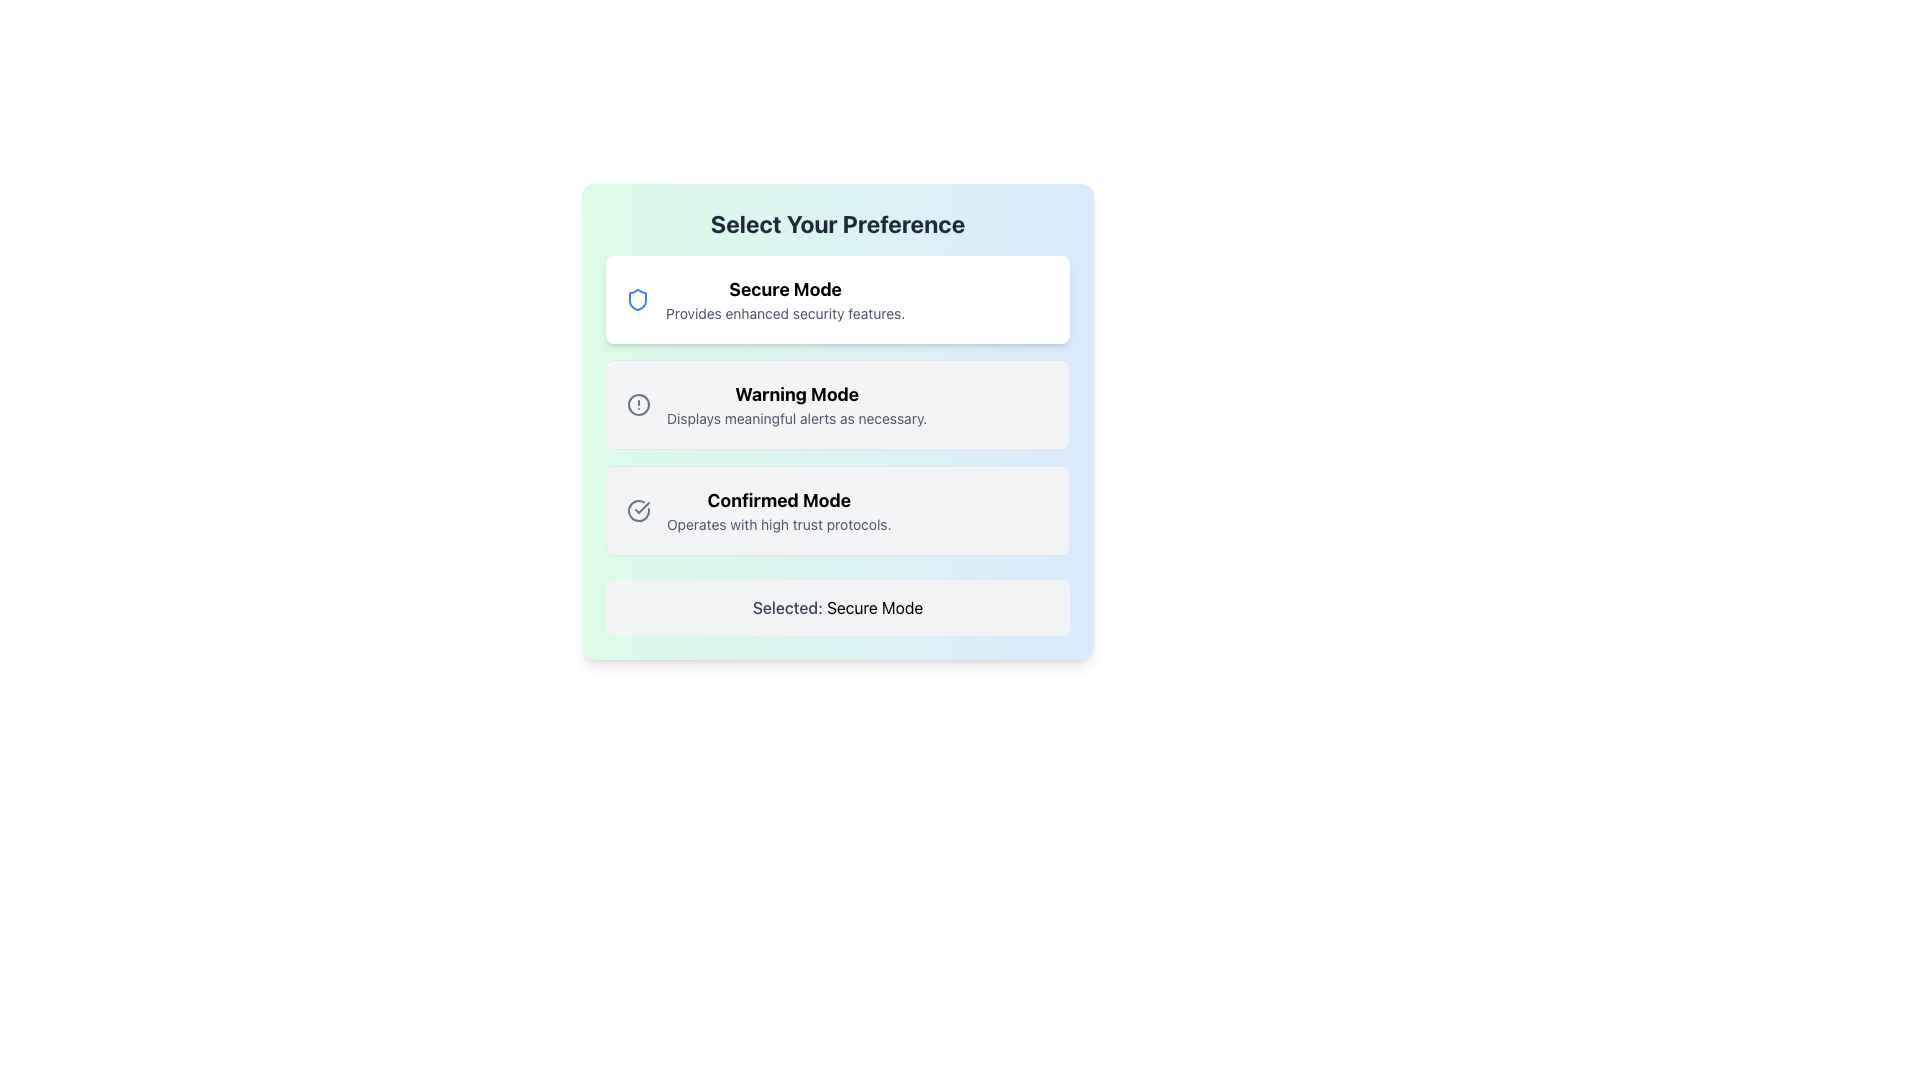  I want to click on the circular icon with a bold outline and a cross or alert symbol in the center, located in the middle option of the preference selection menu next to 'Warning Mode', so click(637, 405).